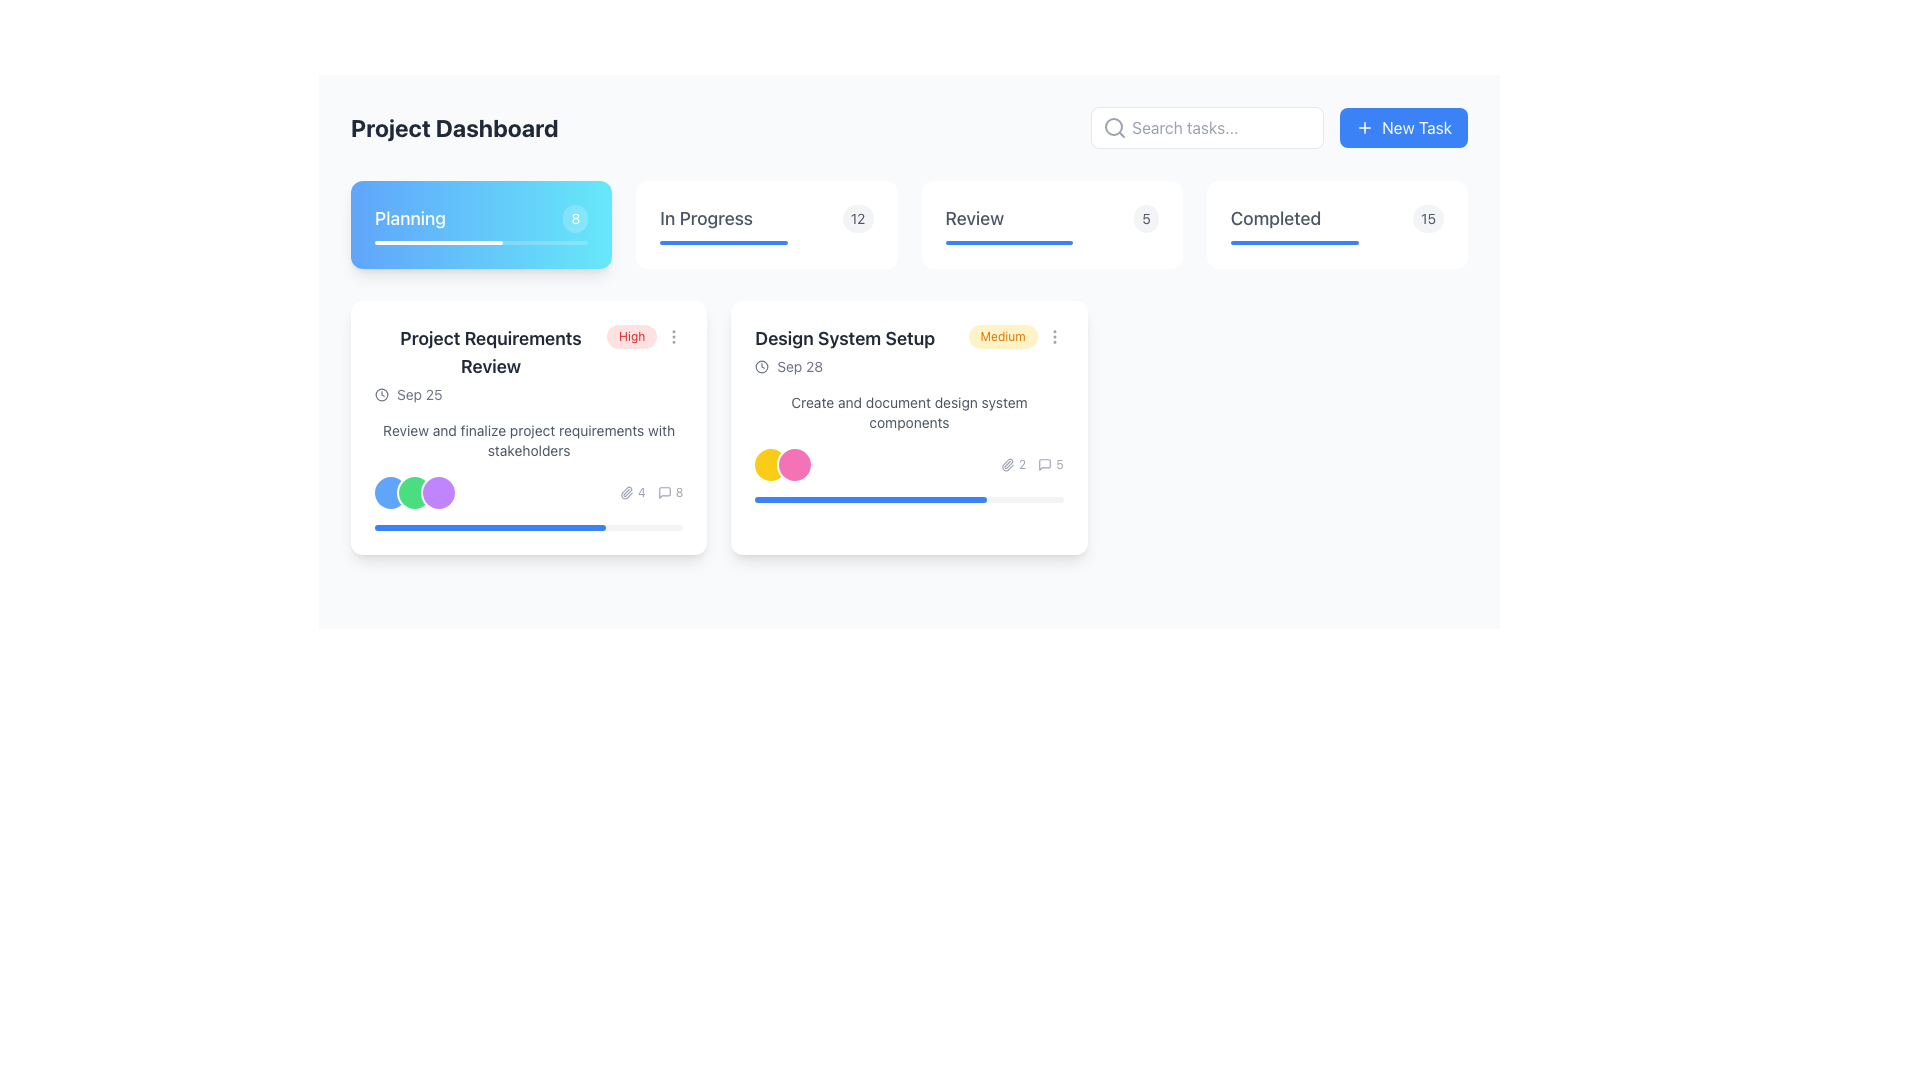  I want to click on the icon located at the bottom-right corner of the 'Project Requirements Review' card, which serves as a button for accessing comments or messages, so click(664, 493).